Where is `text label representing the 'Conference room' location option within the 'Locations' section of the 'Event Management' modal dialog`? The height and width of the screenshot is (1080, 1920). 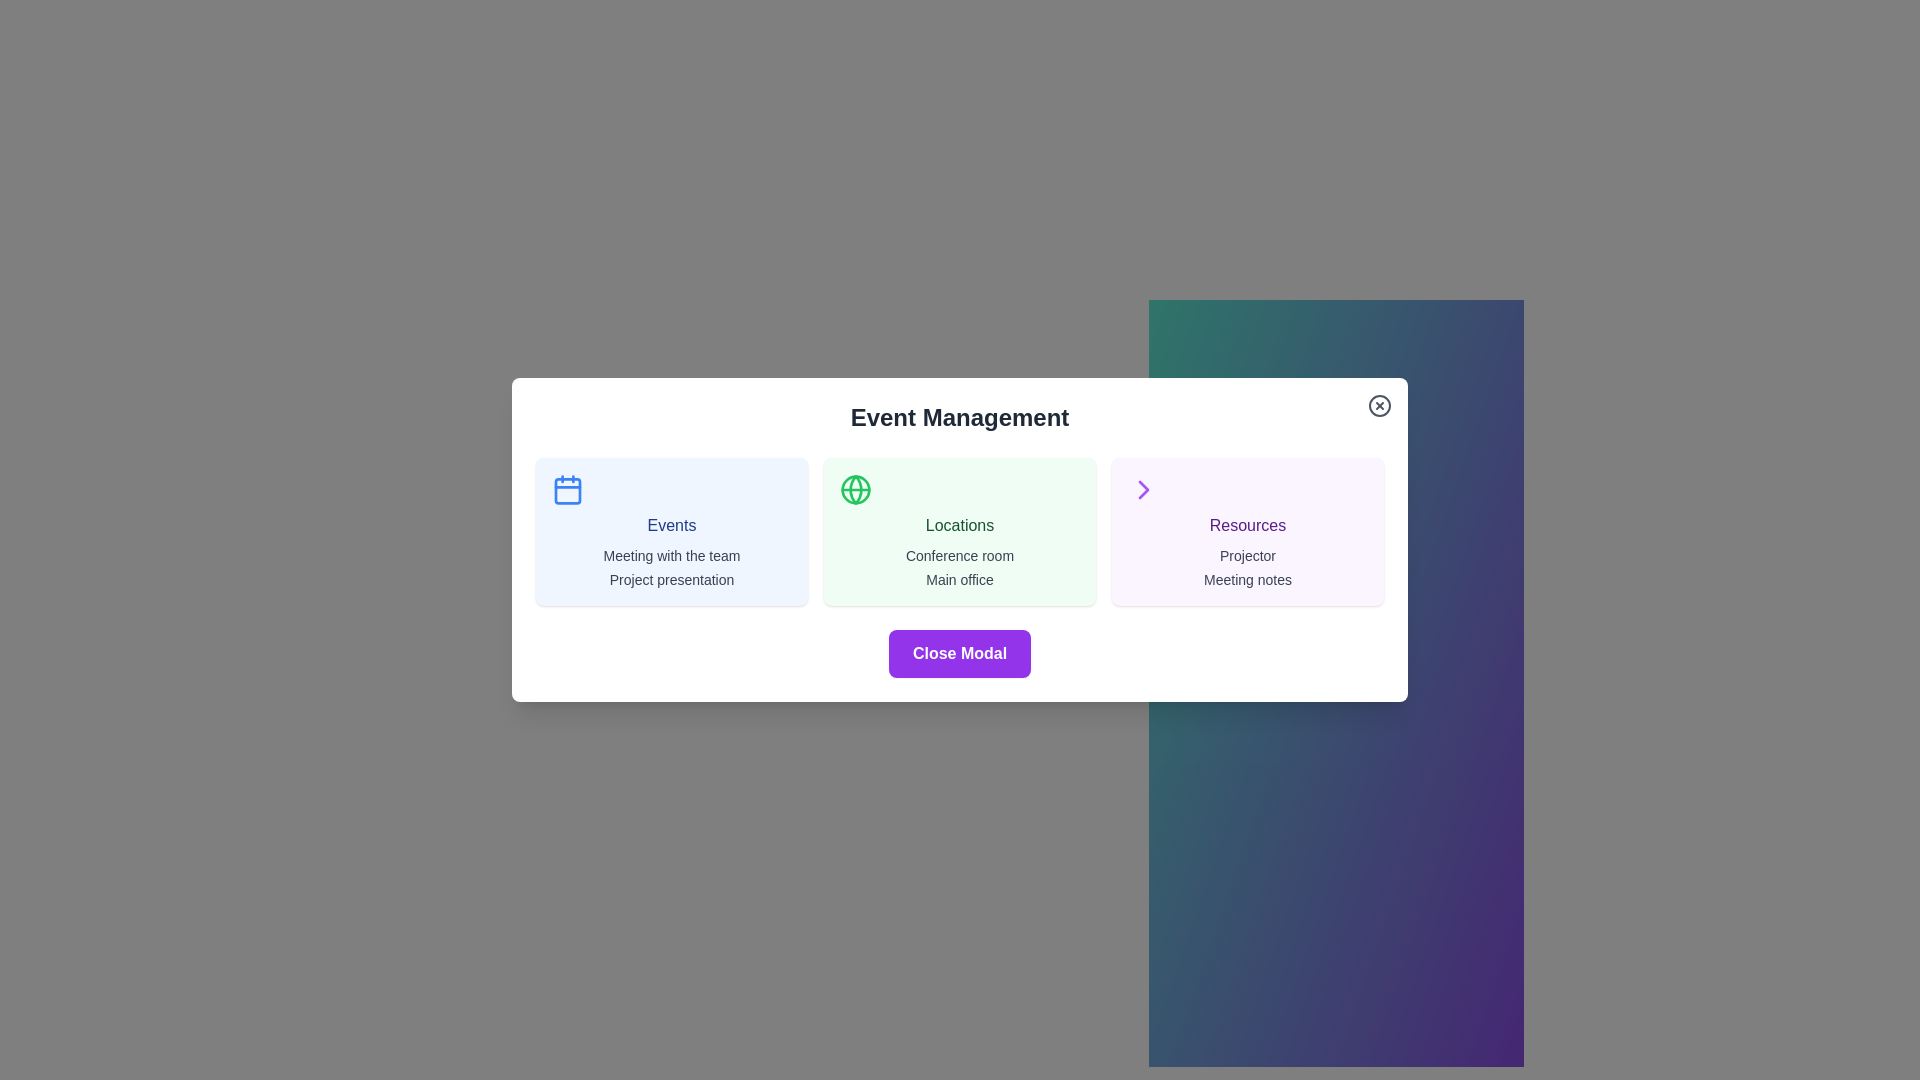 text label representing the 'Conference room' location option within the 'Locations' section of the 'Event Management' modal dialog is located at coordinates (960, 555).